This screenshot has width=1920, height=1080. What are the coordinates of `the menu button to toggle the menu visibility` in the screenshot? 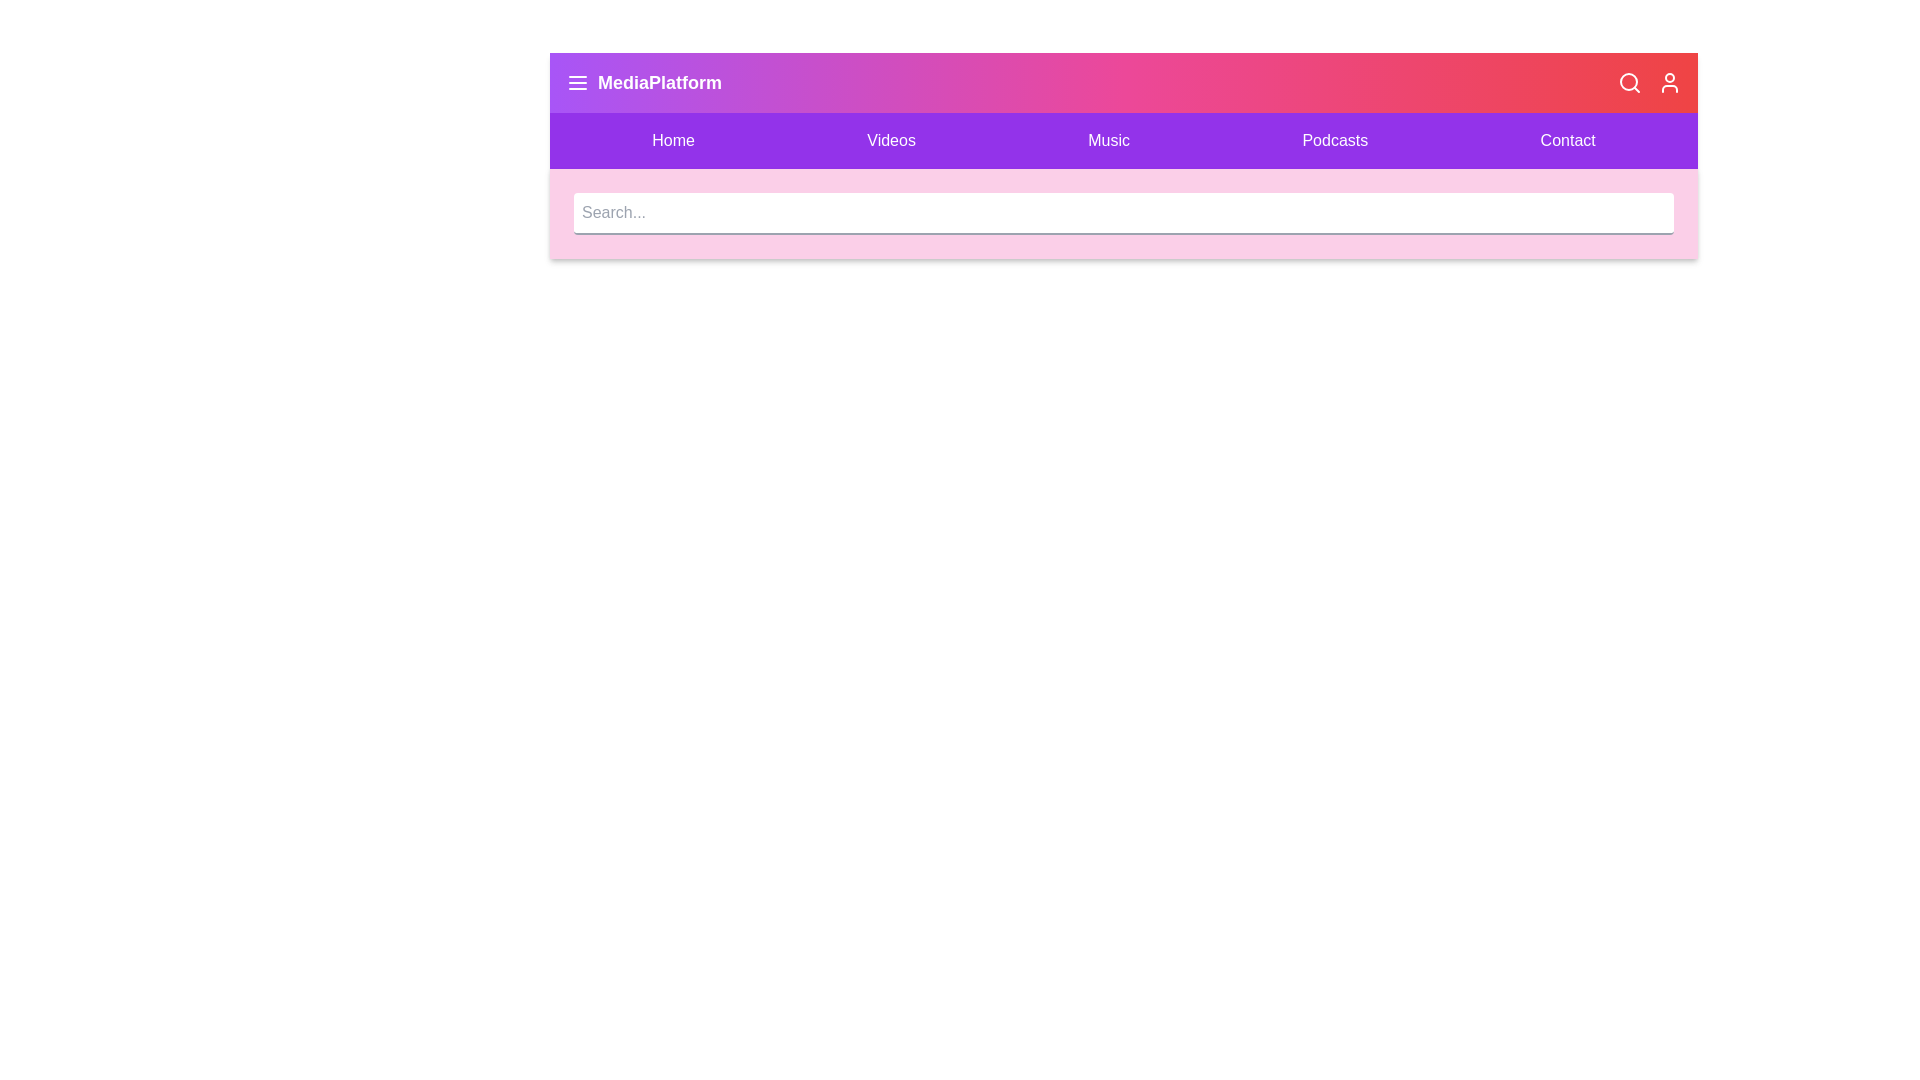 It's located at (576, 82).